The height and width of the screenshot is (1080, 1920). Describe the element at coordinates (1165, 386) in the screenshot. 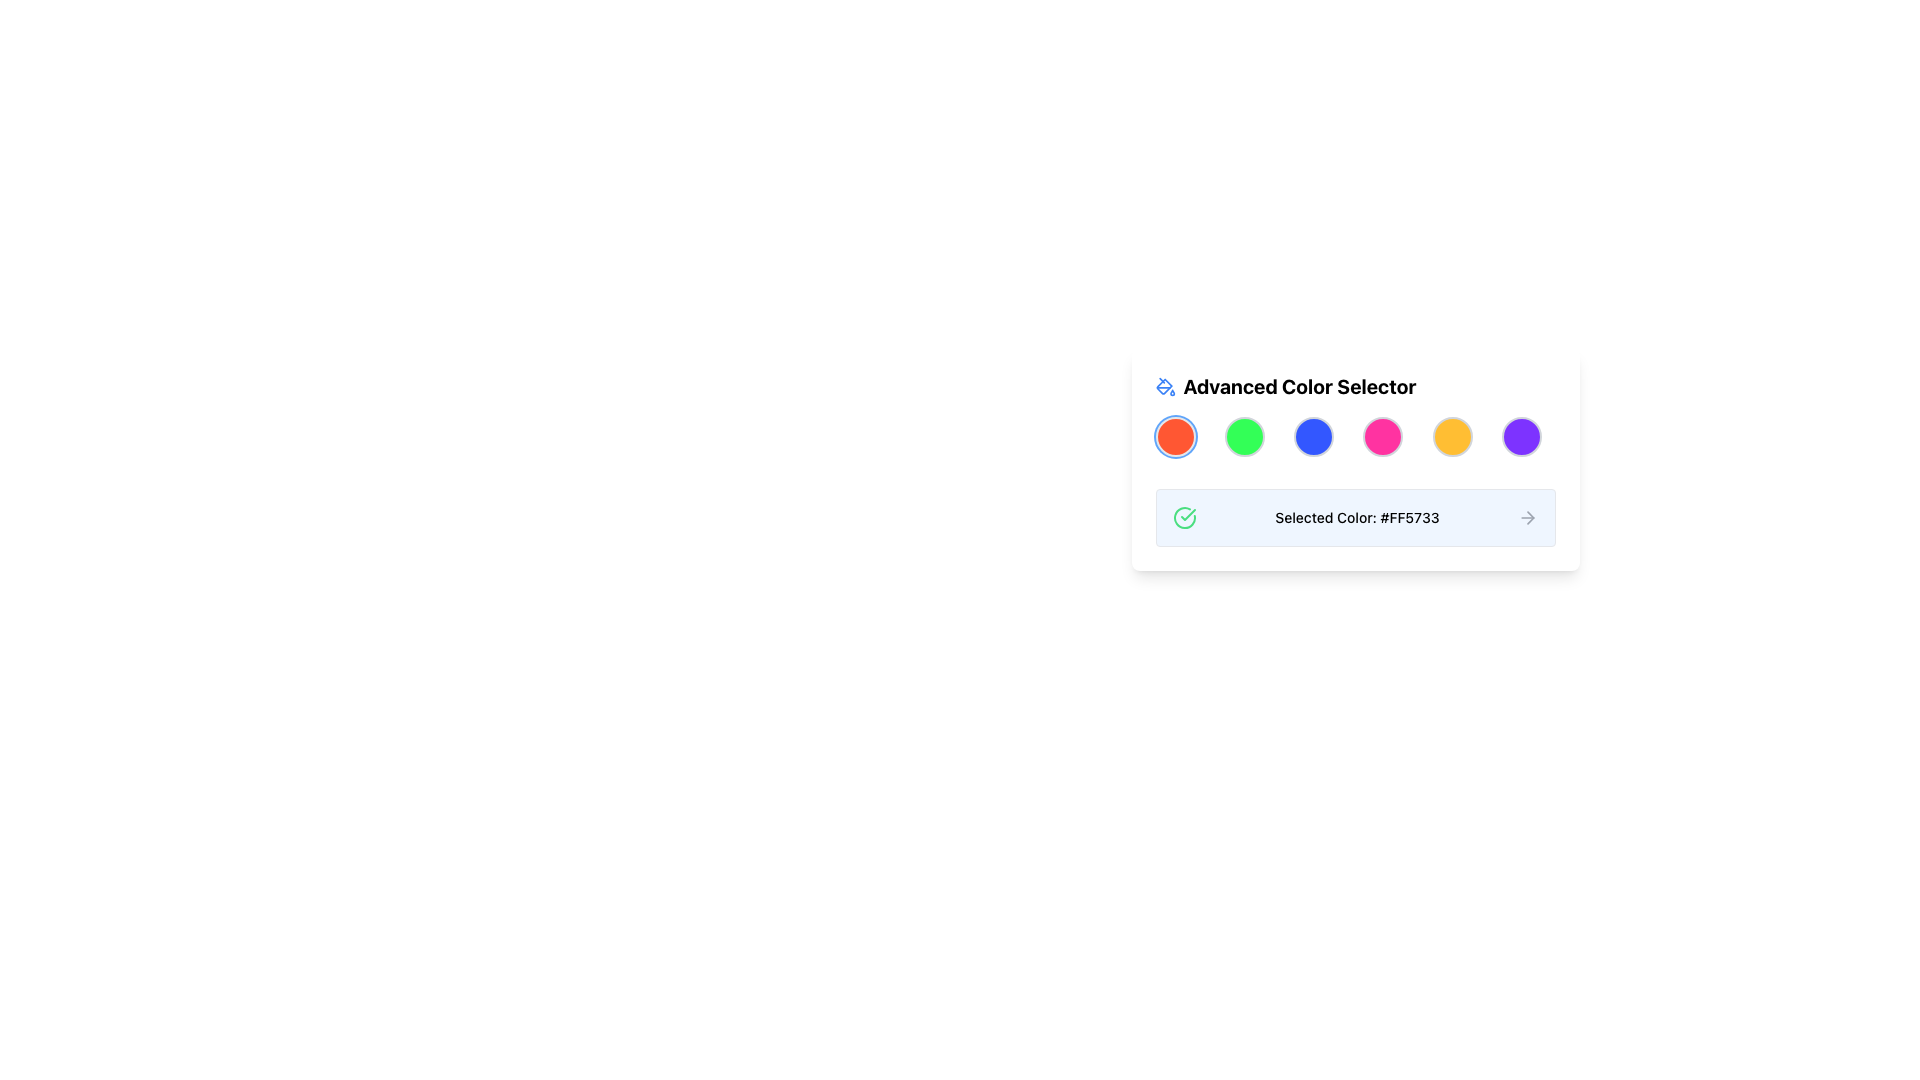

I see `the blue paint bucket icon located to the left of the 'Advanced Color Selector' label` at that location.